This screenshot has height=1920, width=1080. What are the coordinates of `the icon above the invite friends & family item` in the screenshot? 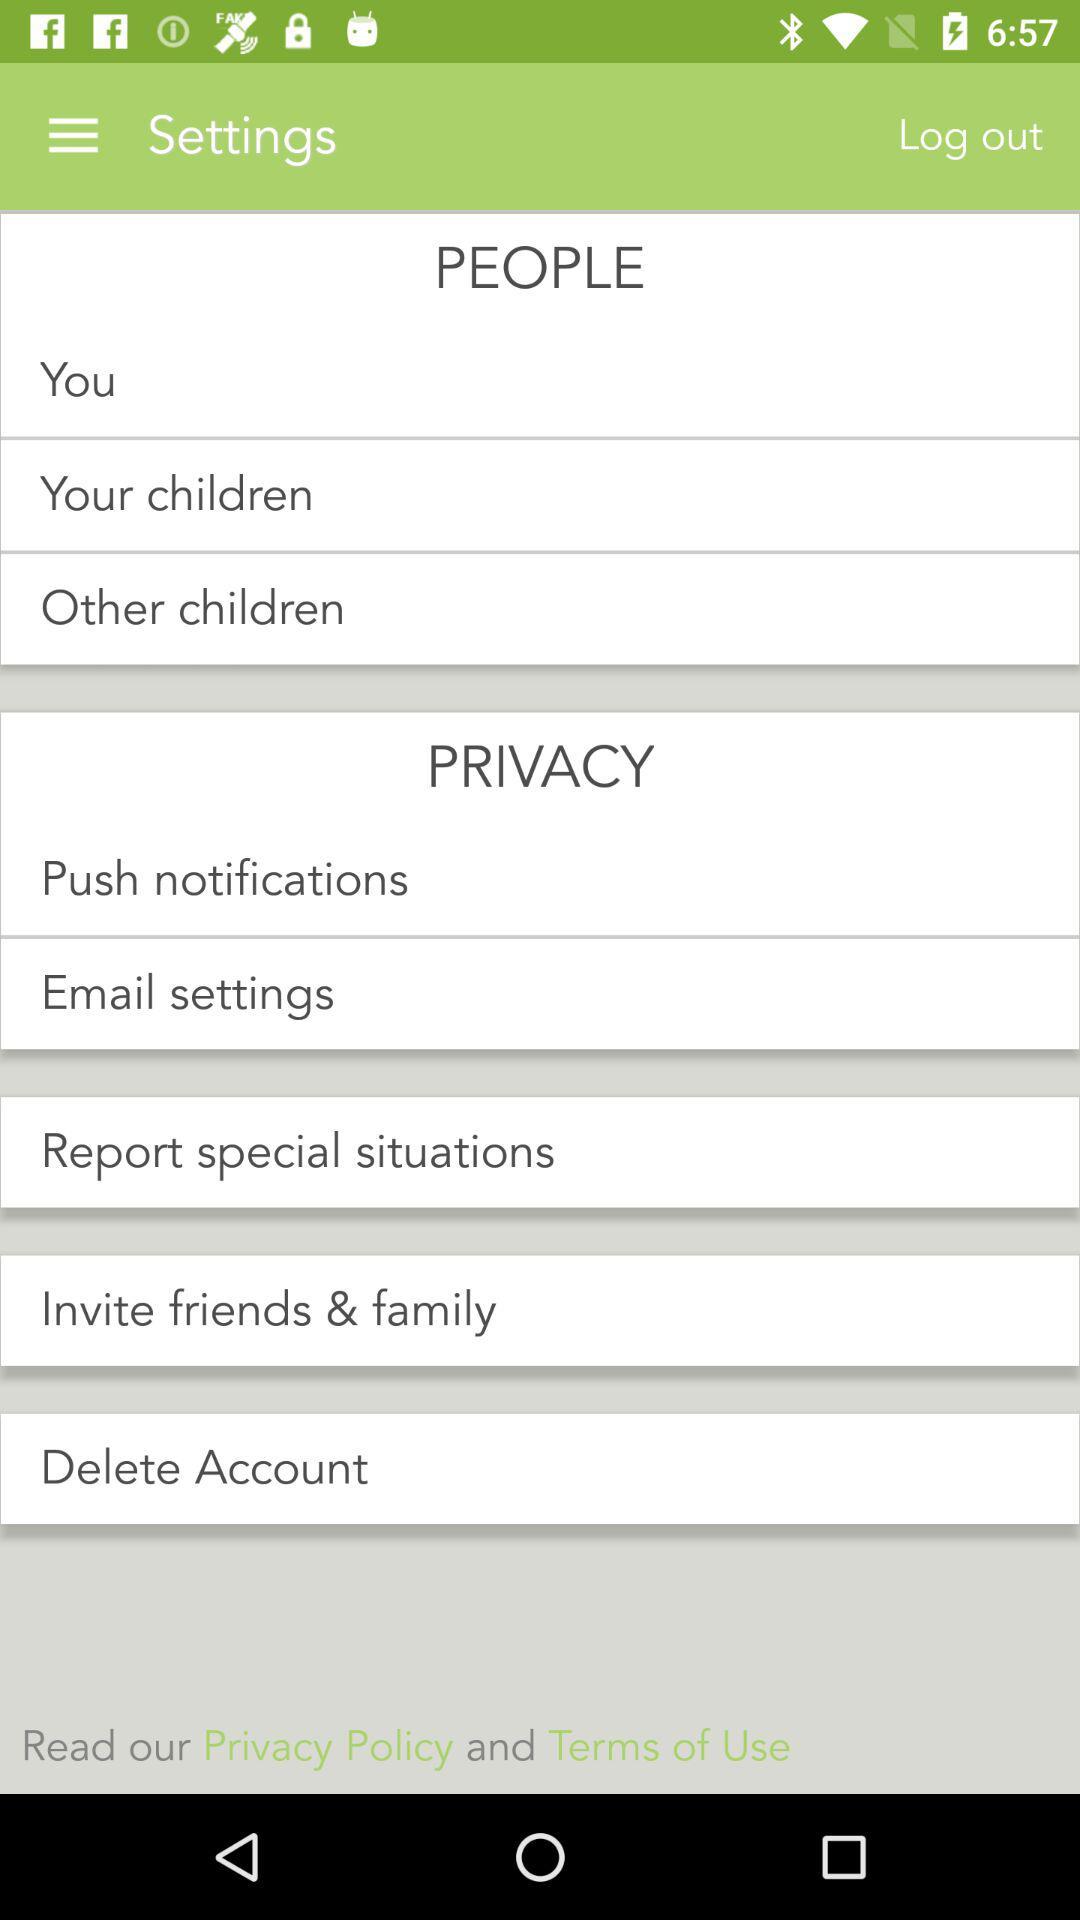 It's located at (540, 1152).